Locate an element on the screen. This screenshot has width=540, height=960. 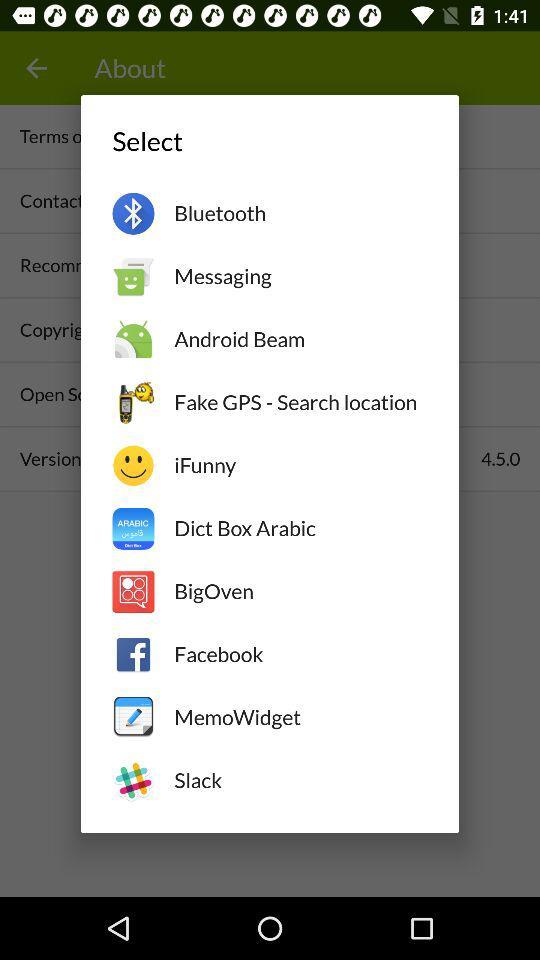
the facebook icon is located at coordinates (299, 653).